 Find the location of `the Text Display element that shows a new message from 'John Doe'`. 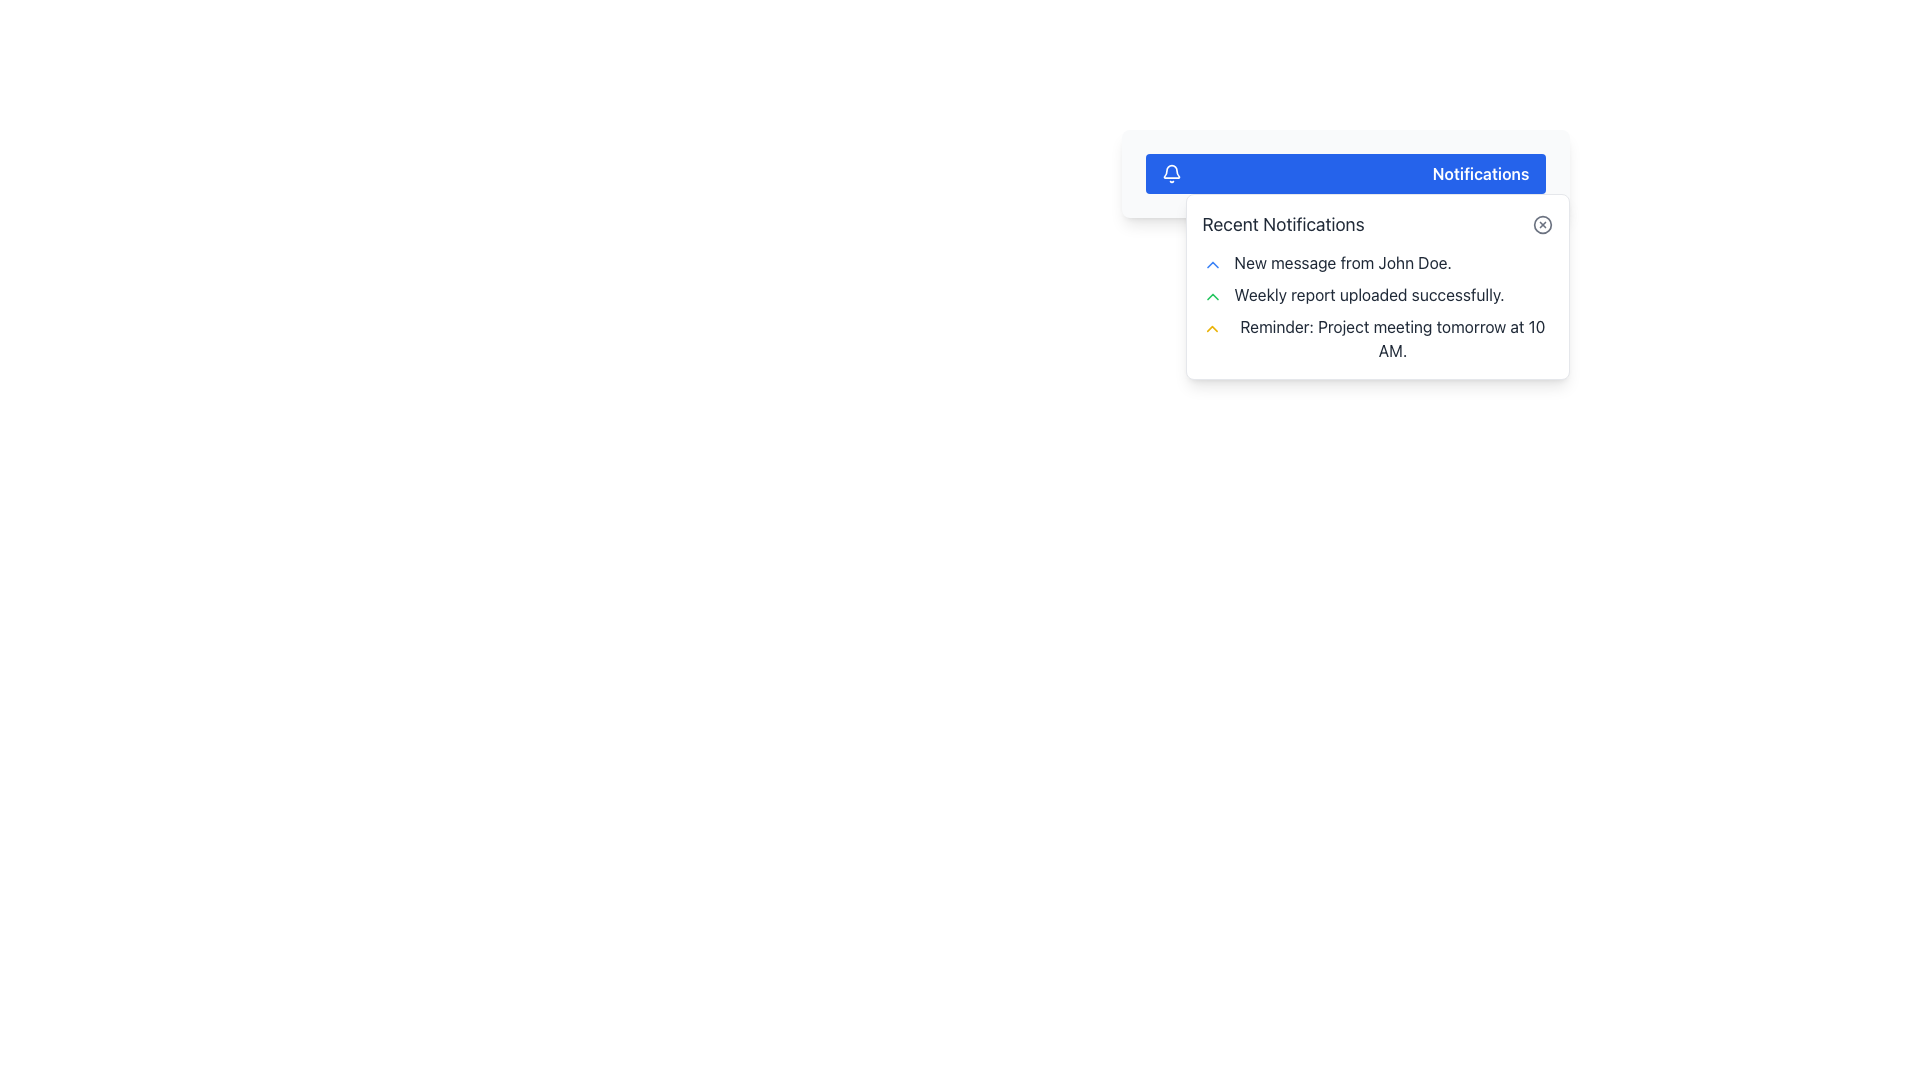

the Text Display element that shows a new message from 'John Doe' is located at coordinates (1343, 261).